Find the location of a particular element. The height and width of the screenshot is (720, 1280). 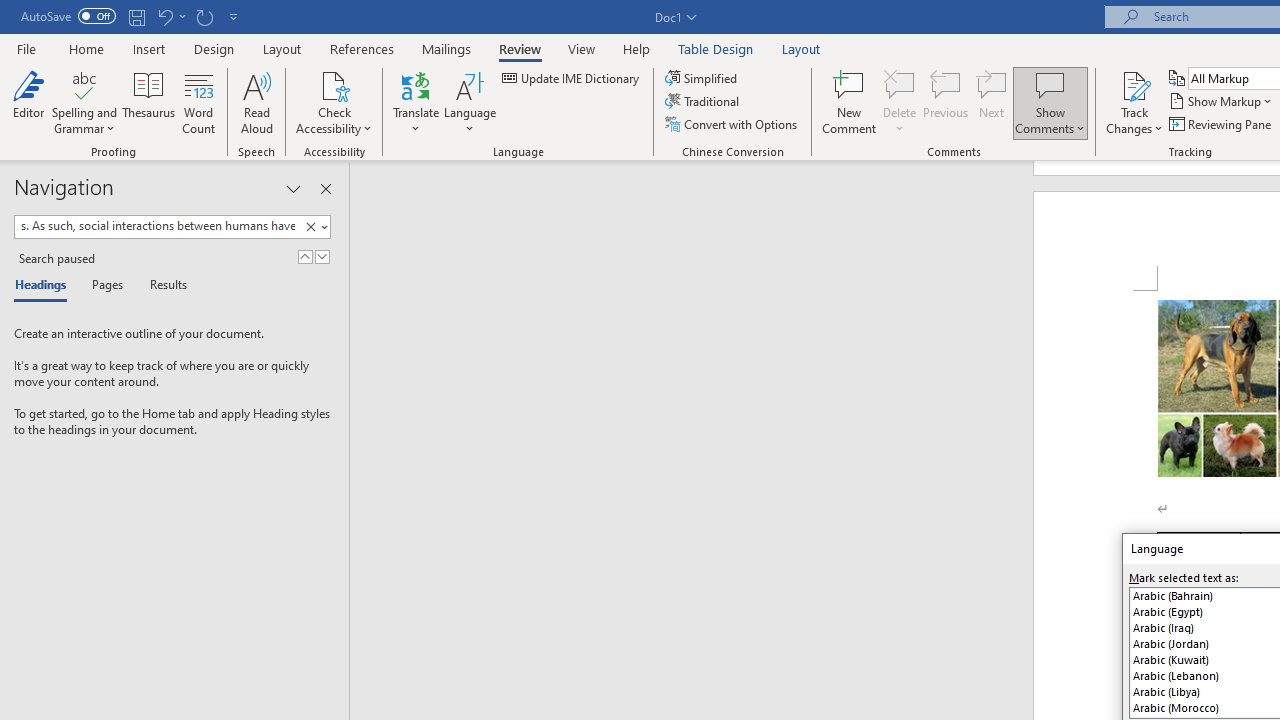

'Check Accessibility' is located at coordinates (334, 84).